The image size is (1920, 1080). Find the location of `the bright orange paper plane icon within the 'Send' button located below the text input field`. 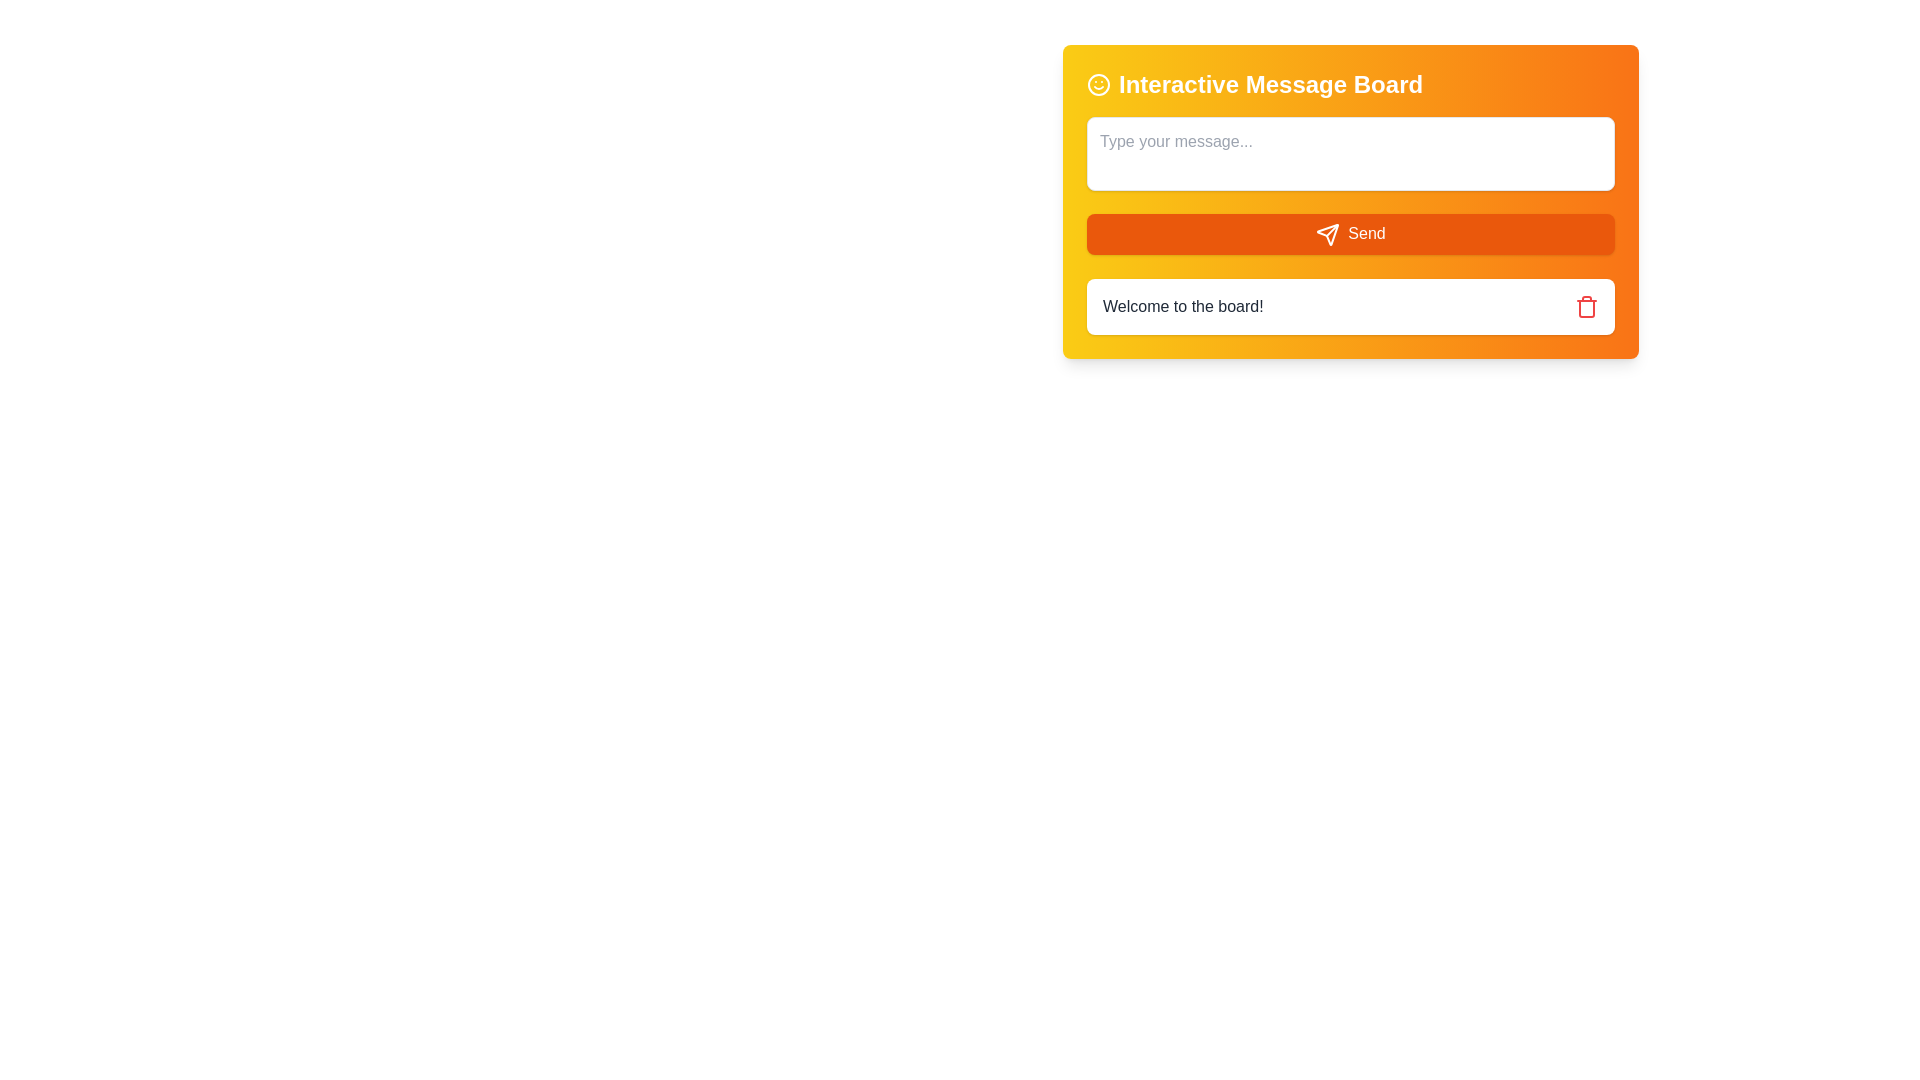

the bright orange paper plane icon within the 'Send' button located below the text input field is located at coordinates (1328, 233).